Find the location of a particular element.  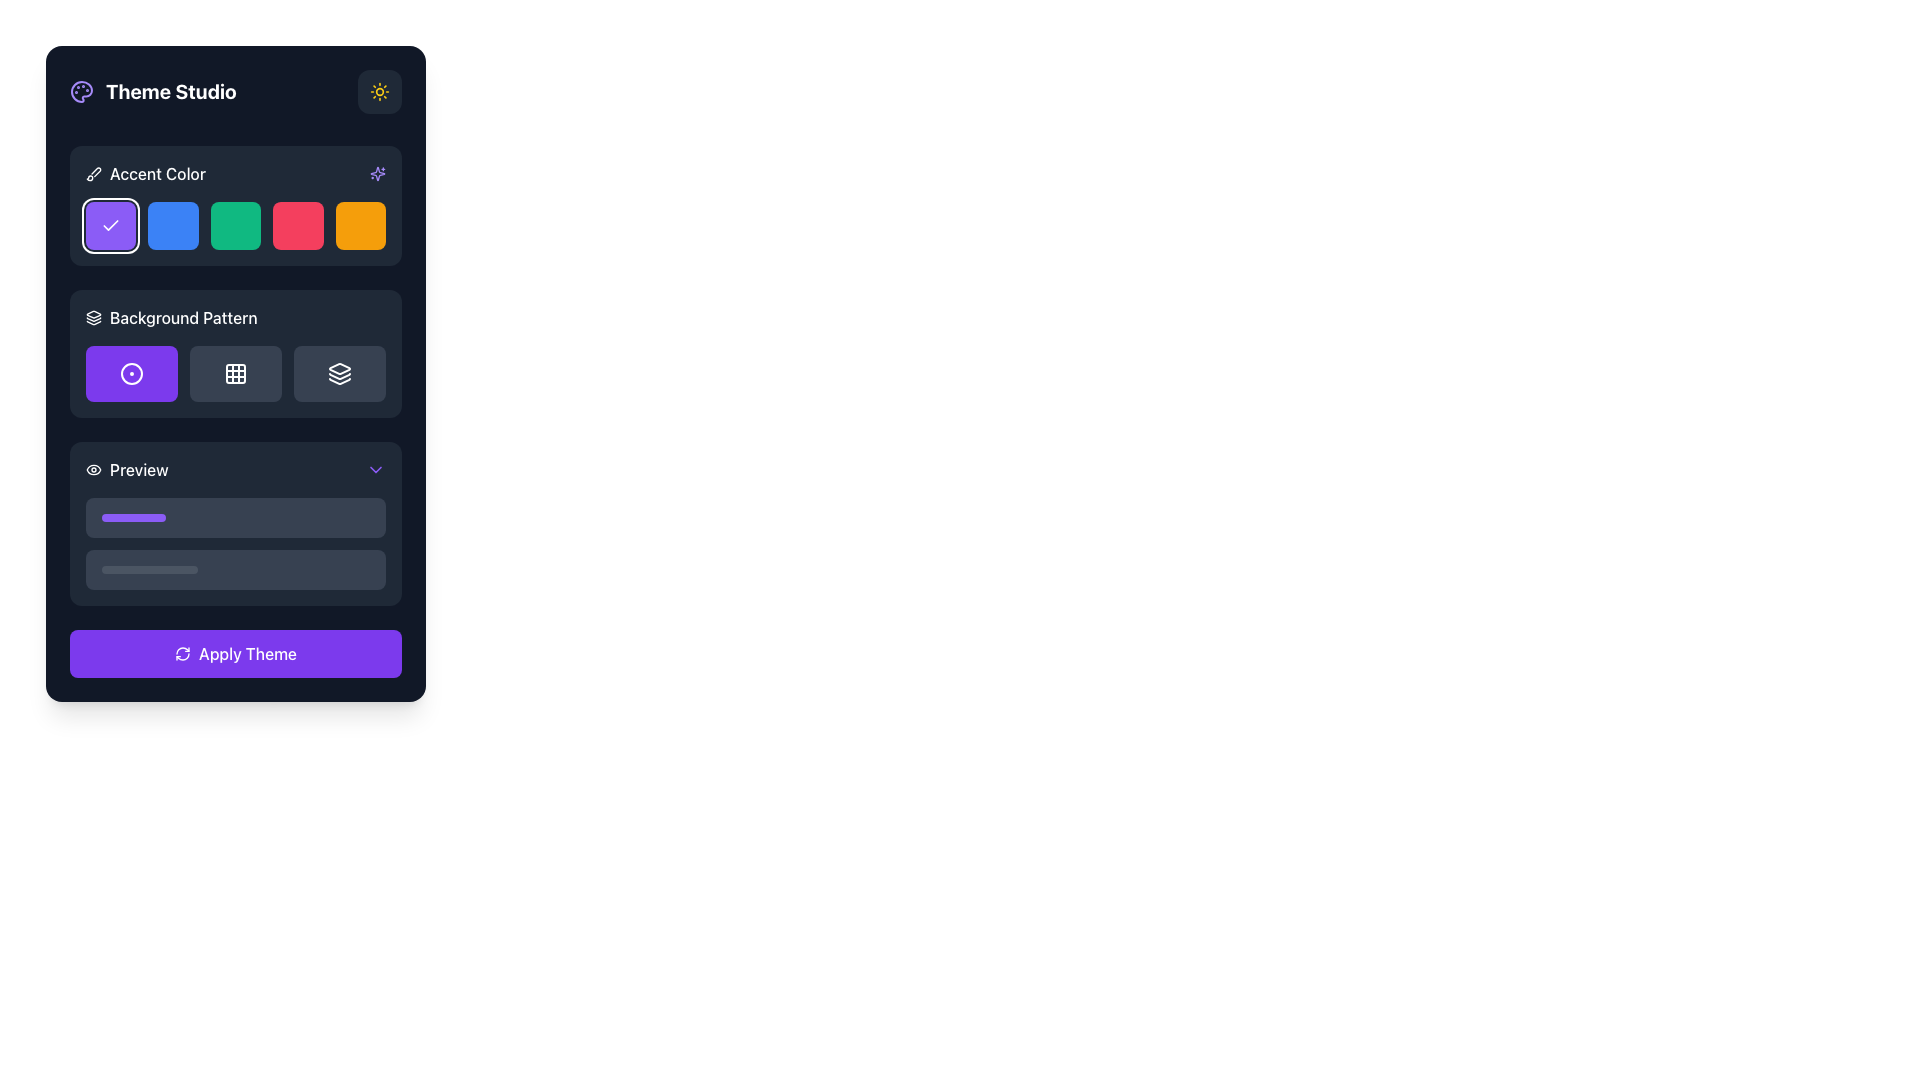

the first icon in the 'Background Pattern' section, located below the 'Accent Color' section, for accessibility purposes is located at coordinates (131, 374).